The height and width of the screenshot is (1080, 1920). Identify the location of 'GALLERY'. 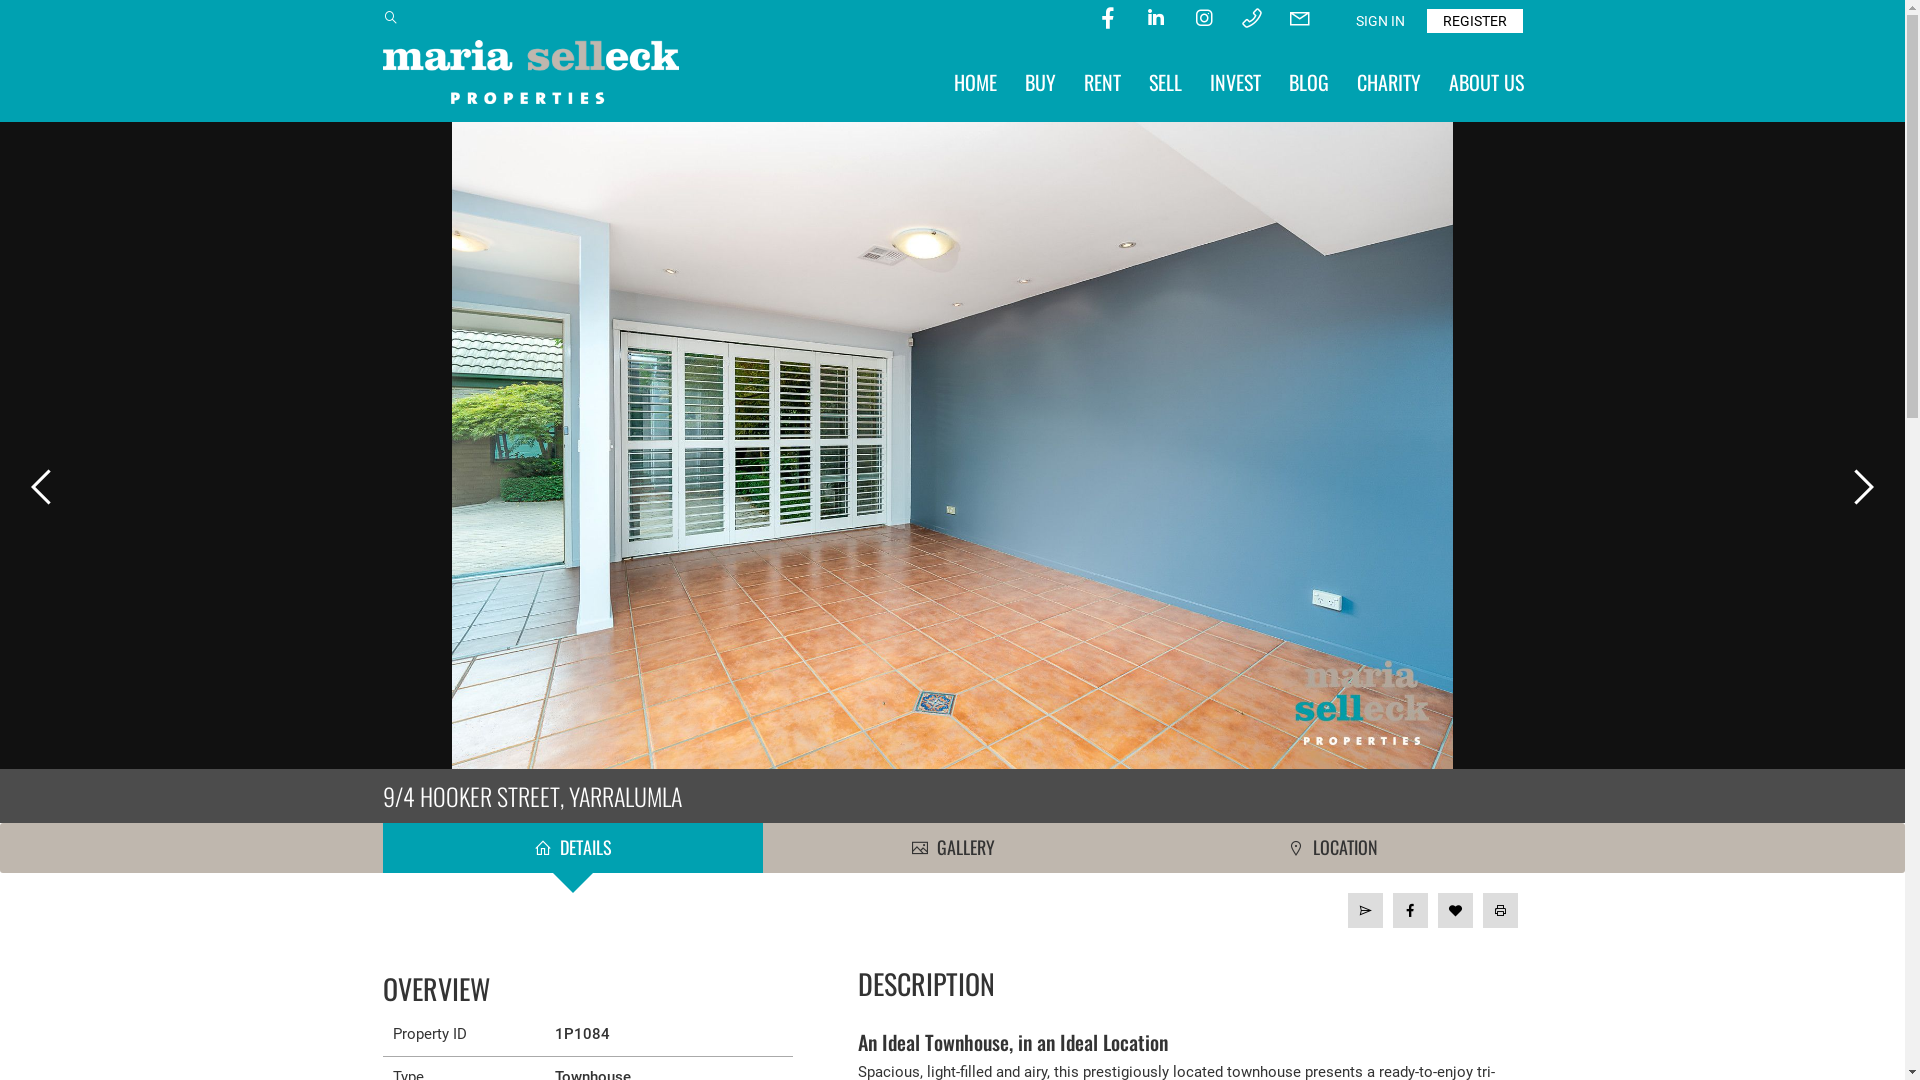
(950, 848).